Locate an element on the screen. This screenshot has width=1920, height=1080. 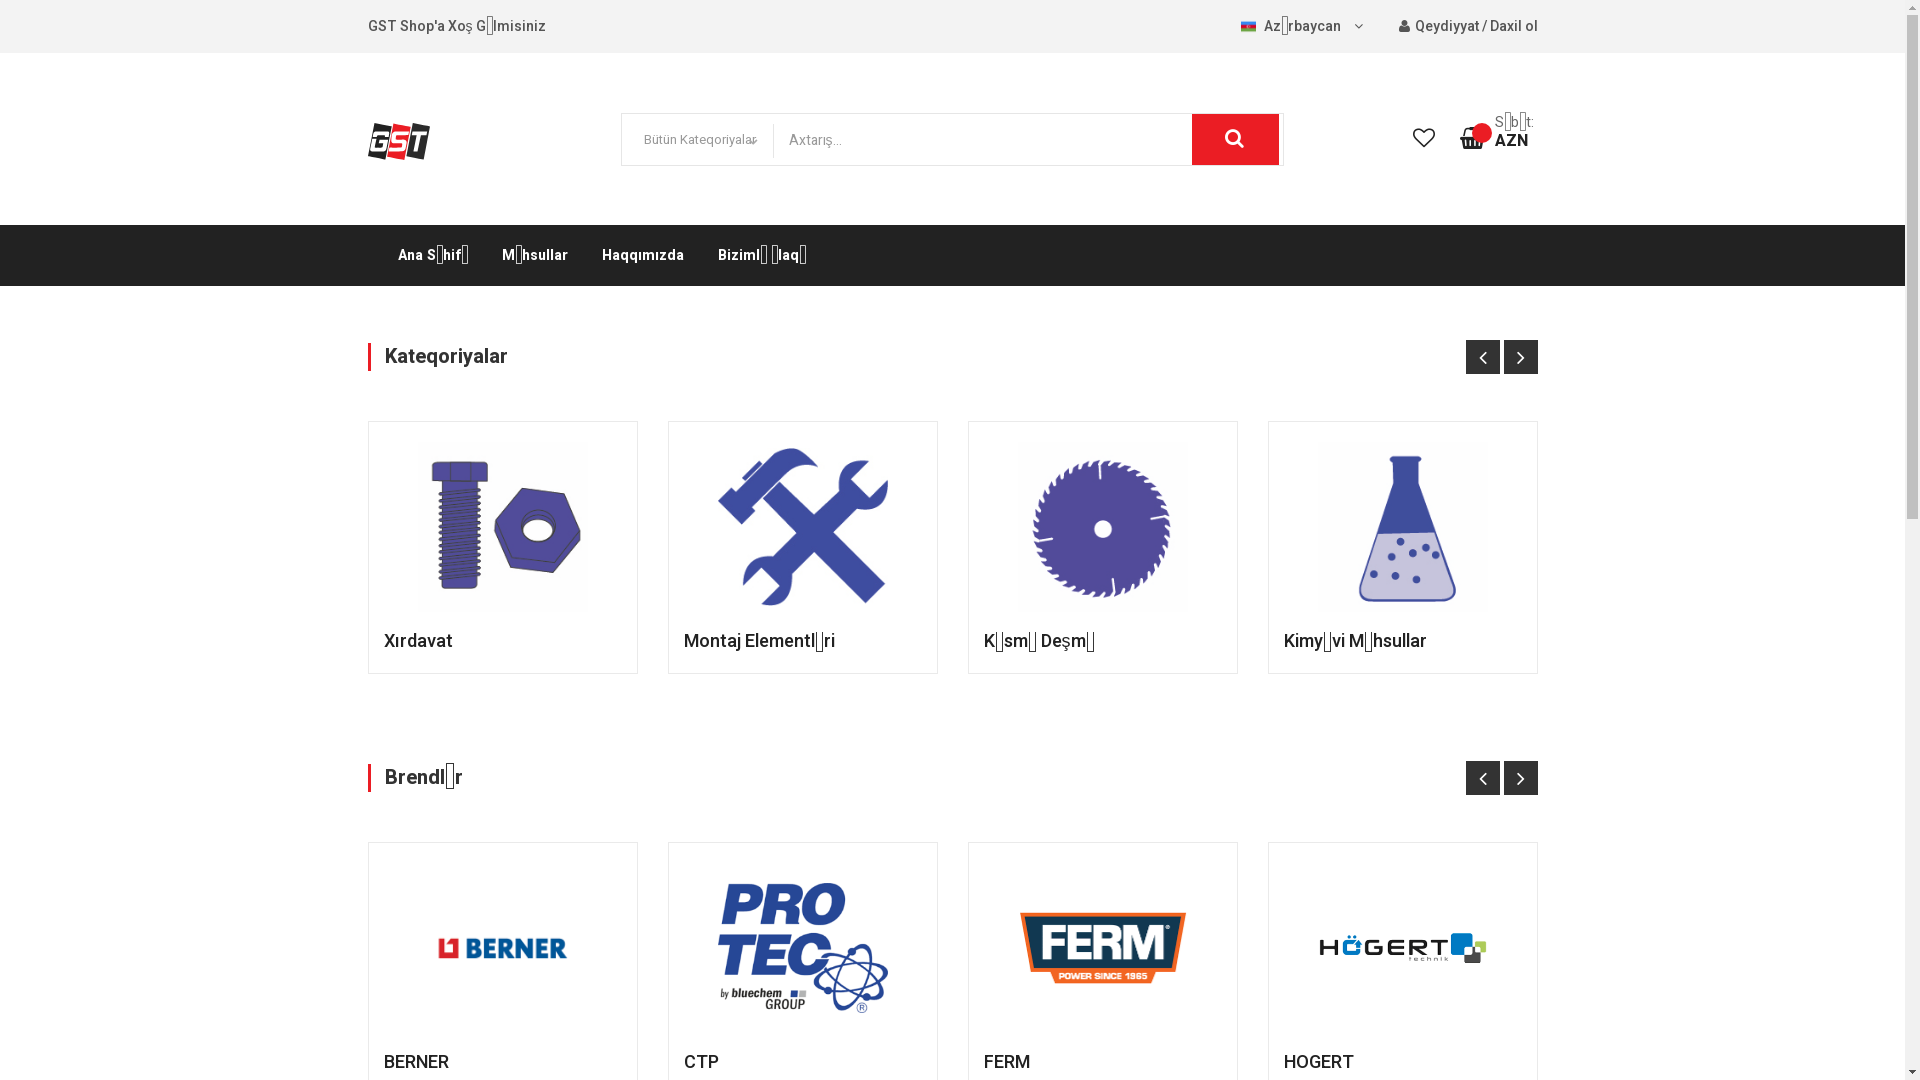
'HOGERT' is located at coordinates (1319, 1061).